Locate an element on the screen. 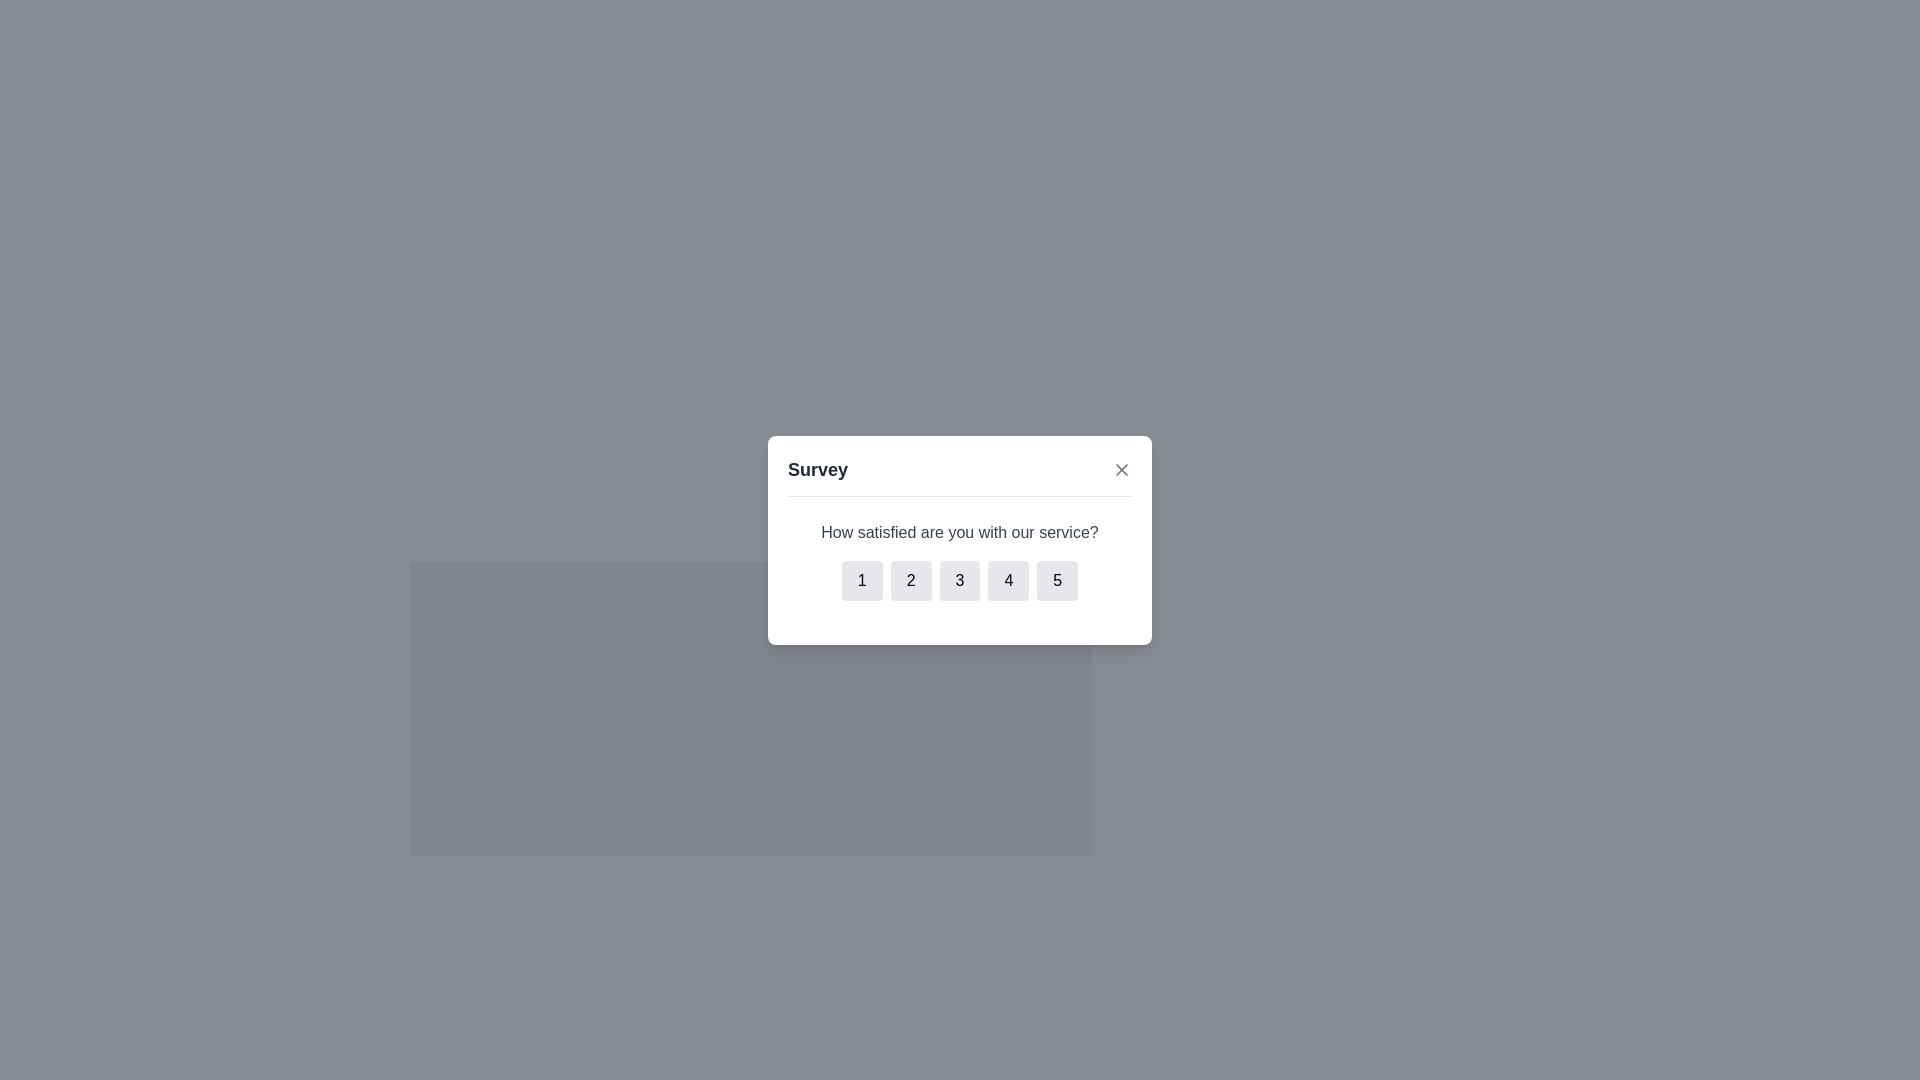  the modal dialog box is located at coordinates (960, 540).